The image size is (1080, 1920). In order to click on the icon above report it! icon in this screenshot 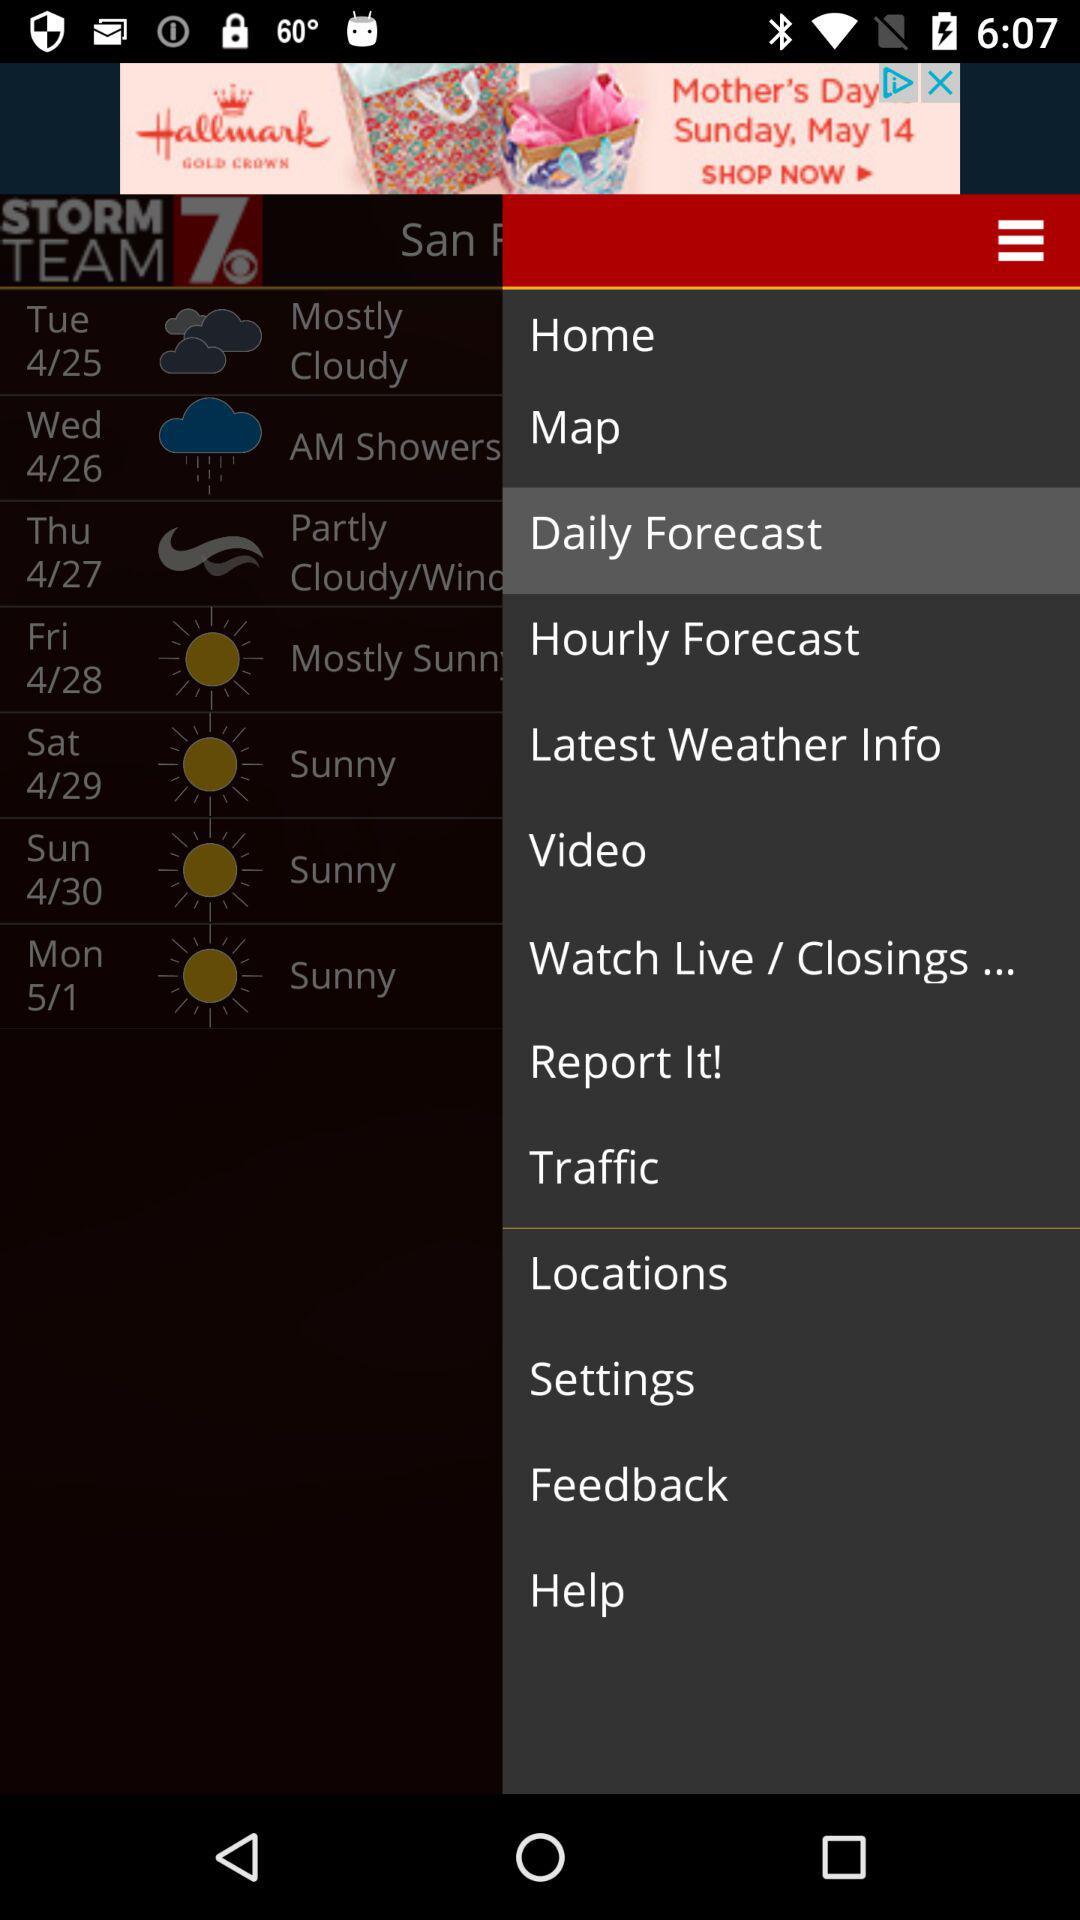, I will do `click(774, 955)`.